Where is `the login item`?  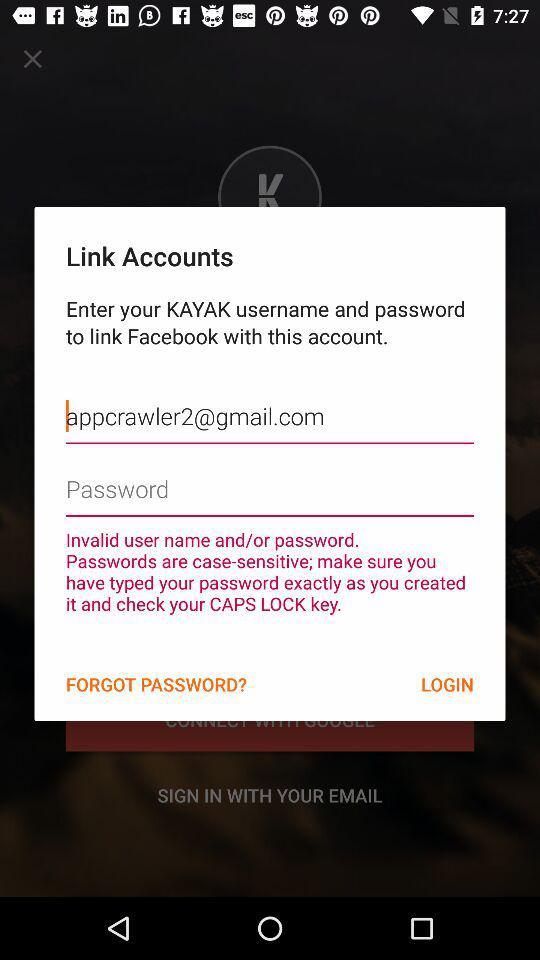
the login item is located at coordinates (447, 684).